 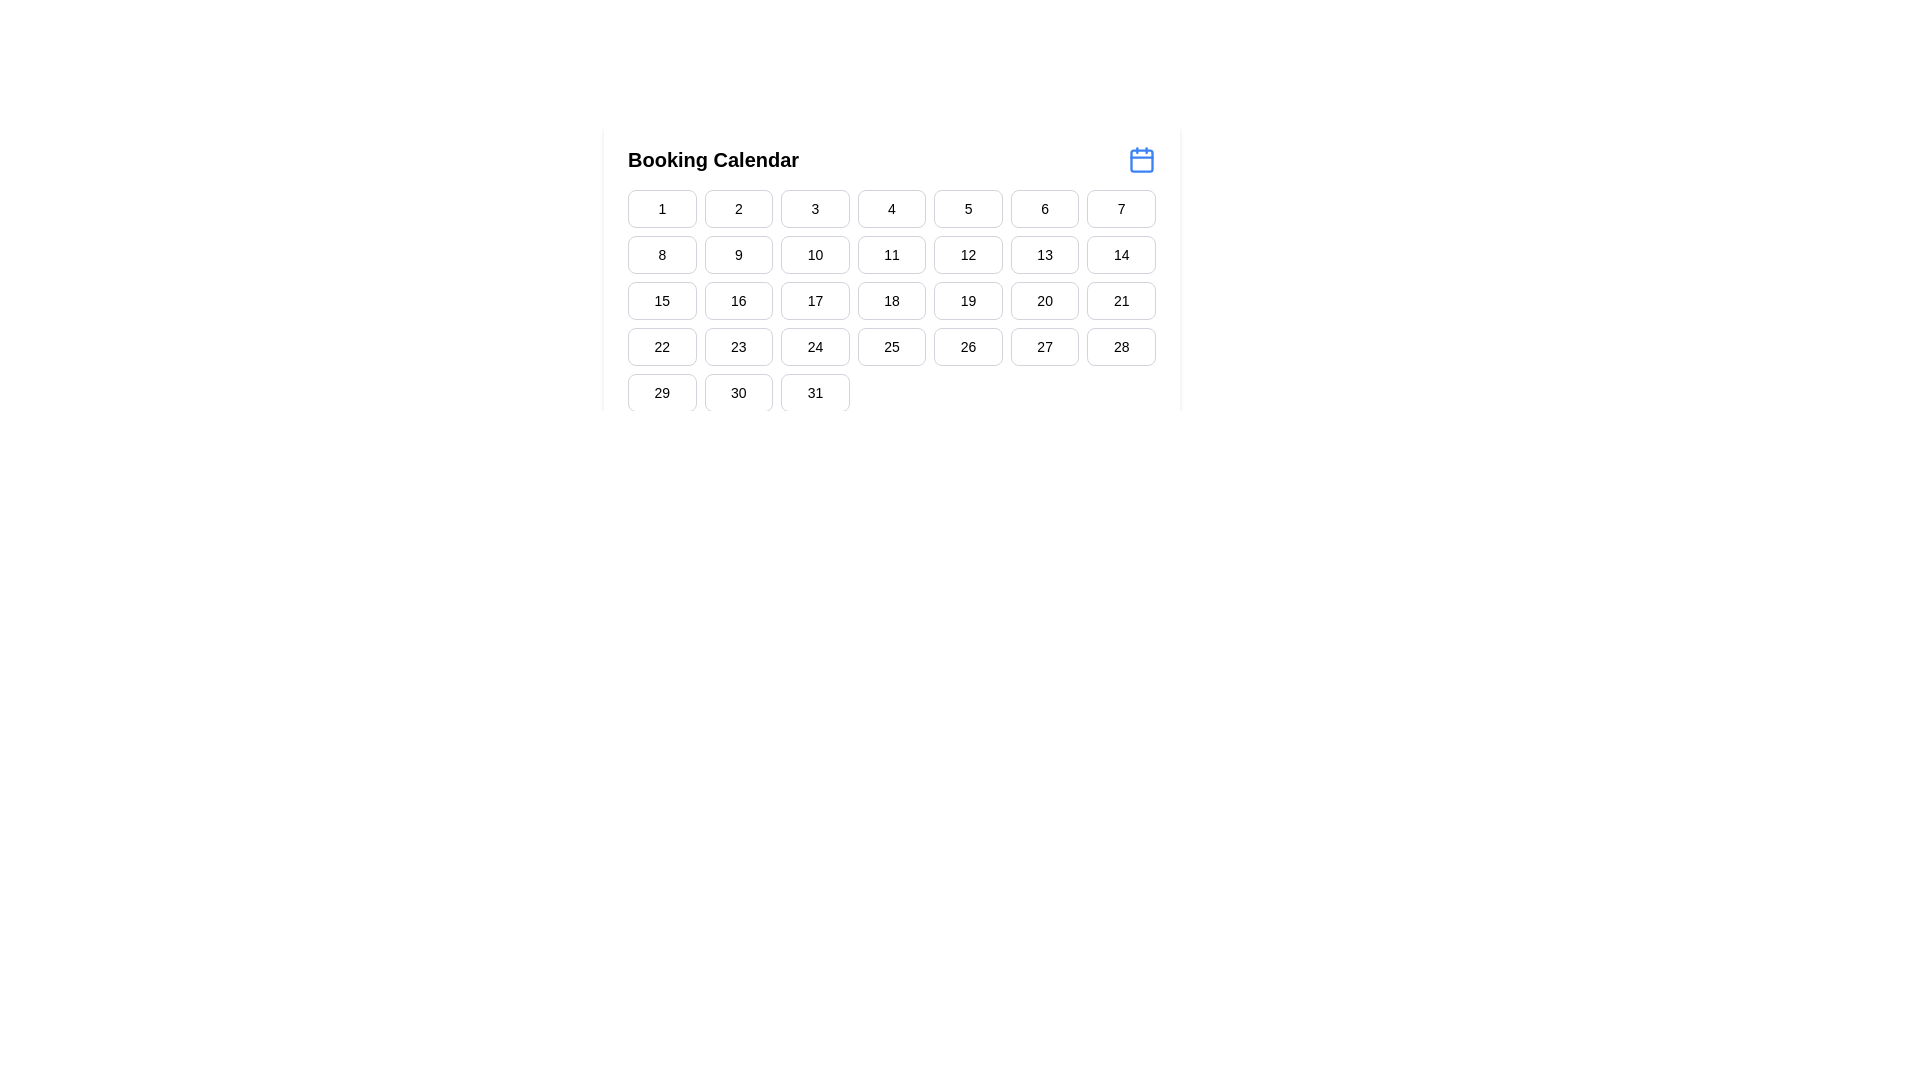 I want to click on the button displaying the number '4' in the calendar date grid, so click(x=891, y=208).